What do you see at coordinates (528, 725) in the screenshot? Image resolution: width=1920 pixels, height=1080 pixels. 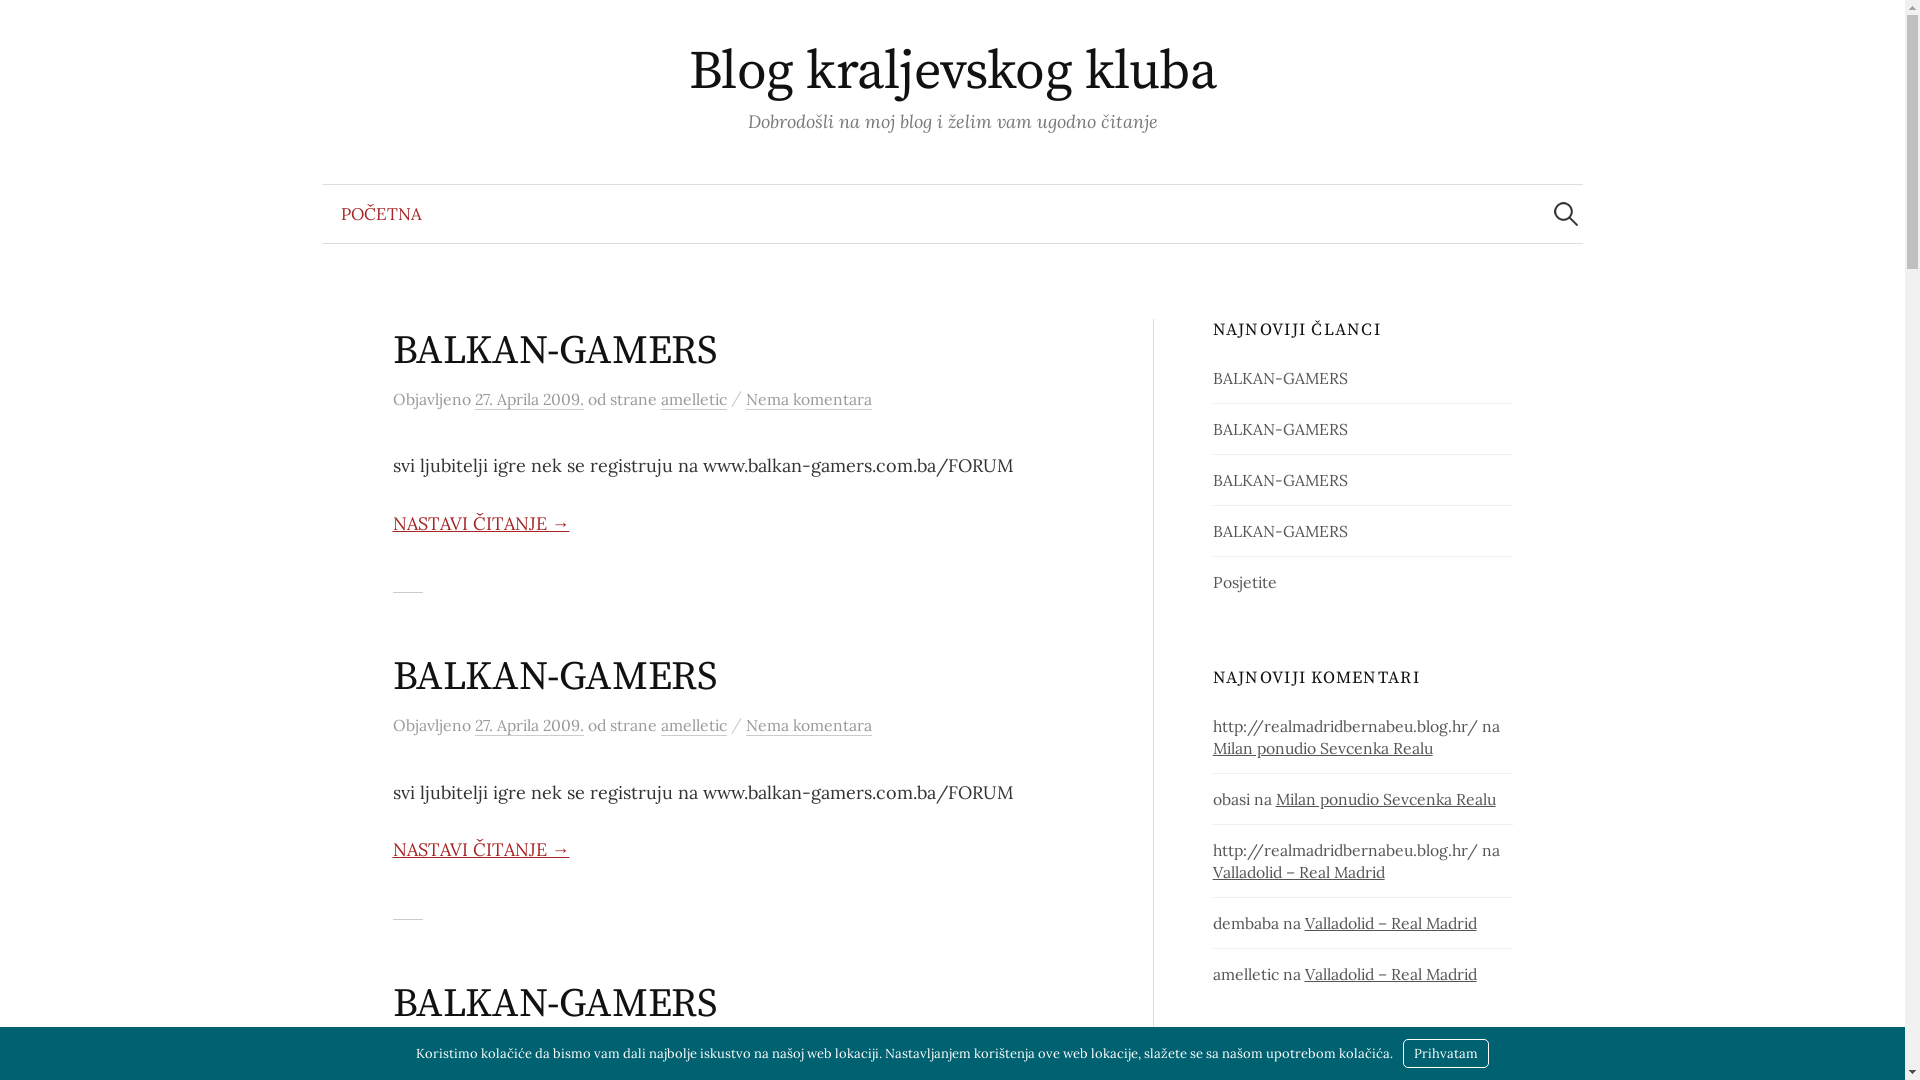 I see `'27. Aprila 2009.'` at bounding box center [528, 725].